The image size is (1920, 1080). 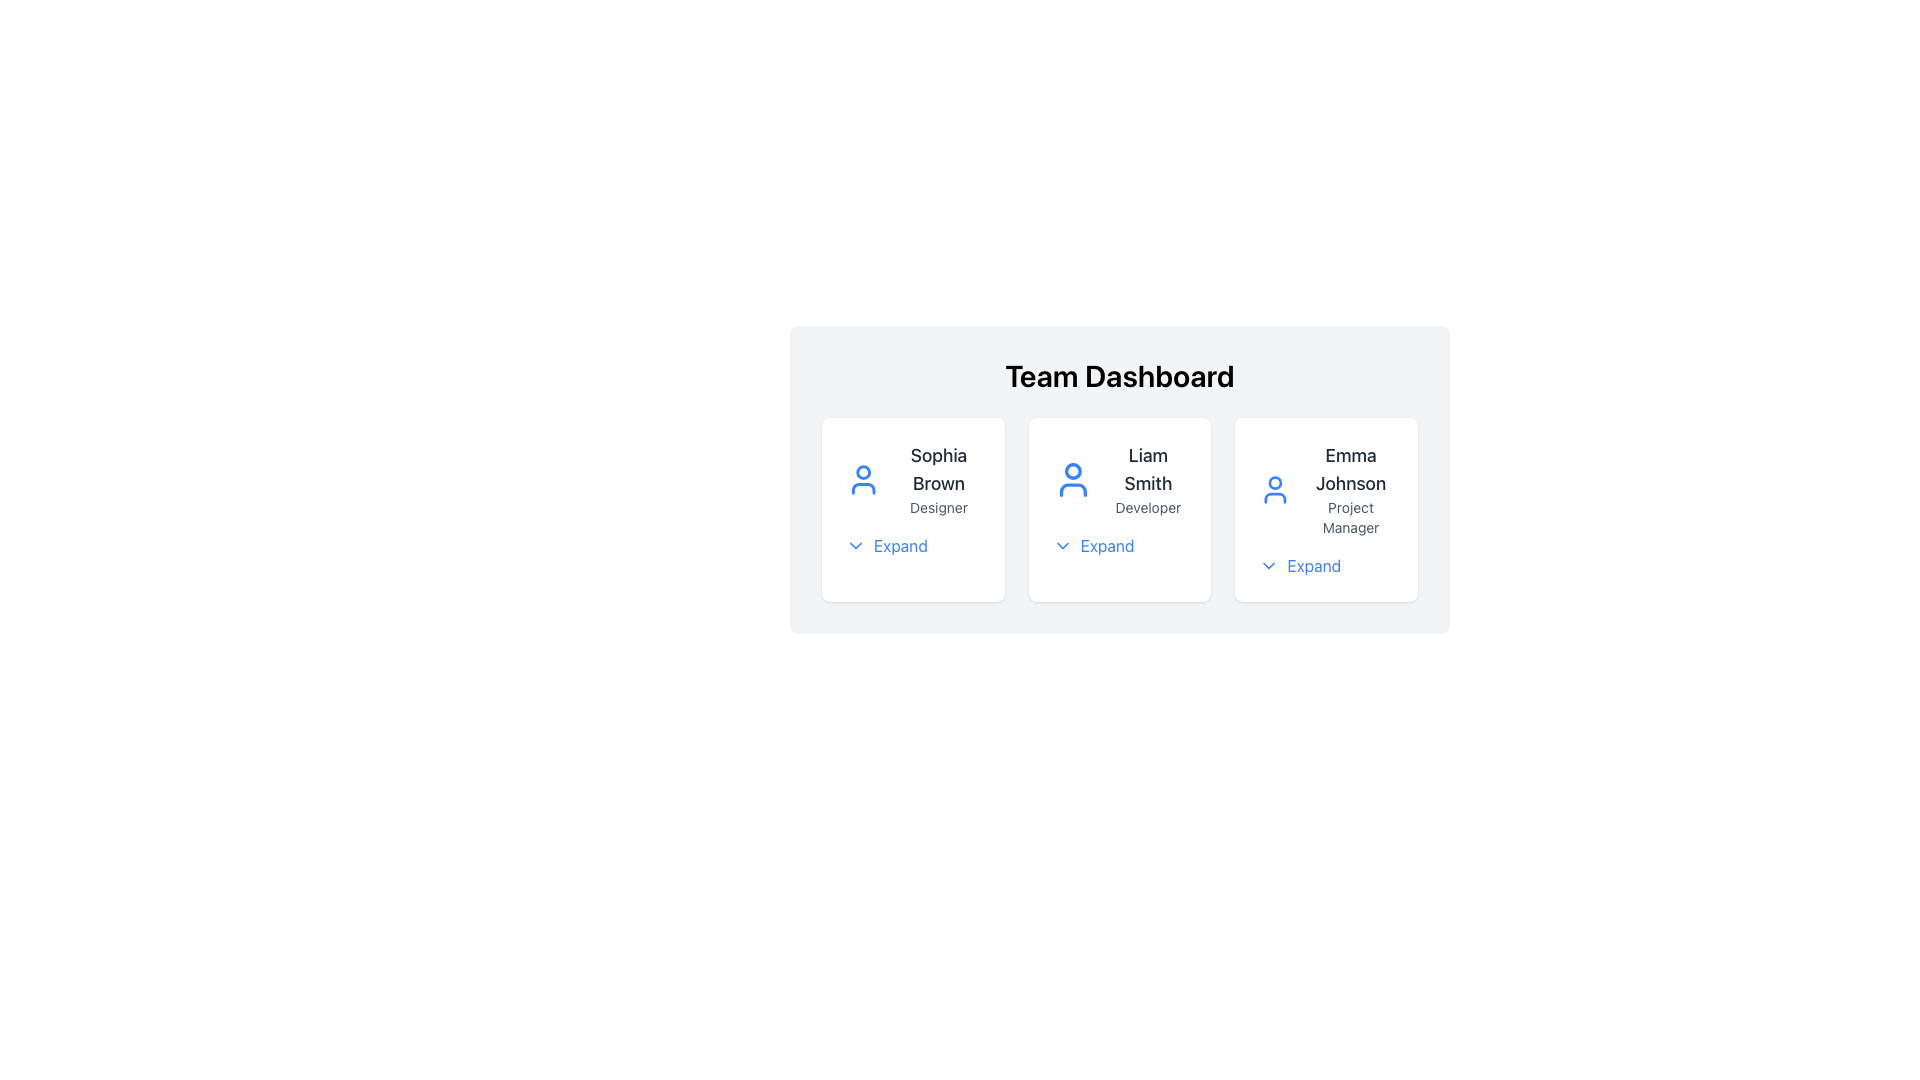 What do you see at coordinates (1326, 489) in the screenshot?
I see `the profile icon on the far right of the row of three profile cards for actions` at bounding box center [1326, 489].